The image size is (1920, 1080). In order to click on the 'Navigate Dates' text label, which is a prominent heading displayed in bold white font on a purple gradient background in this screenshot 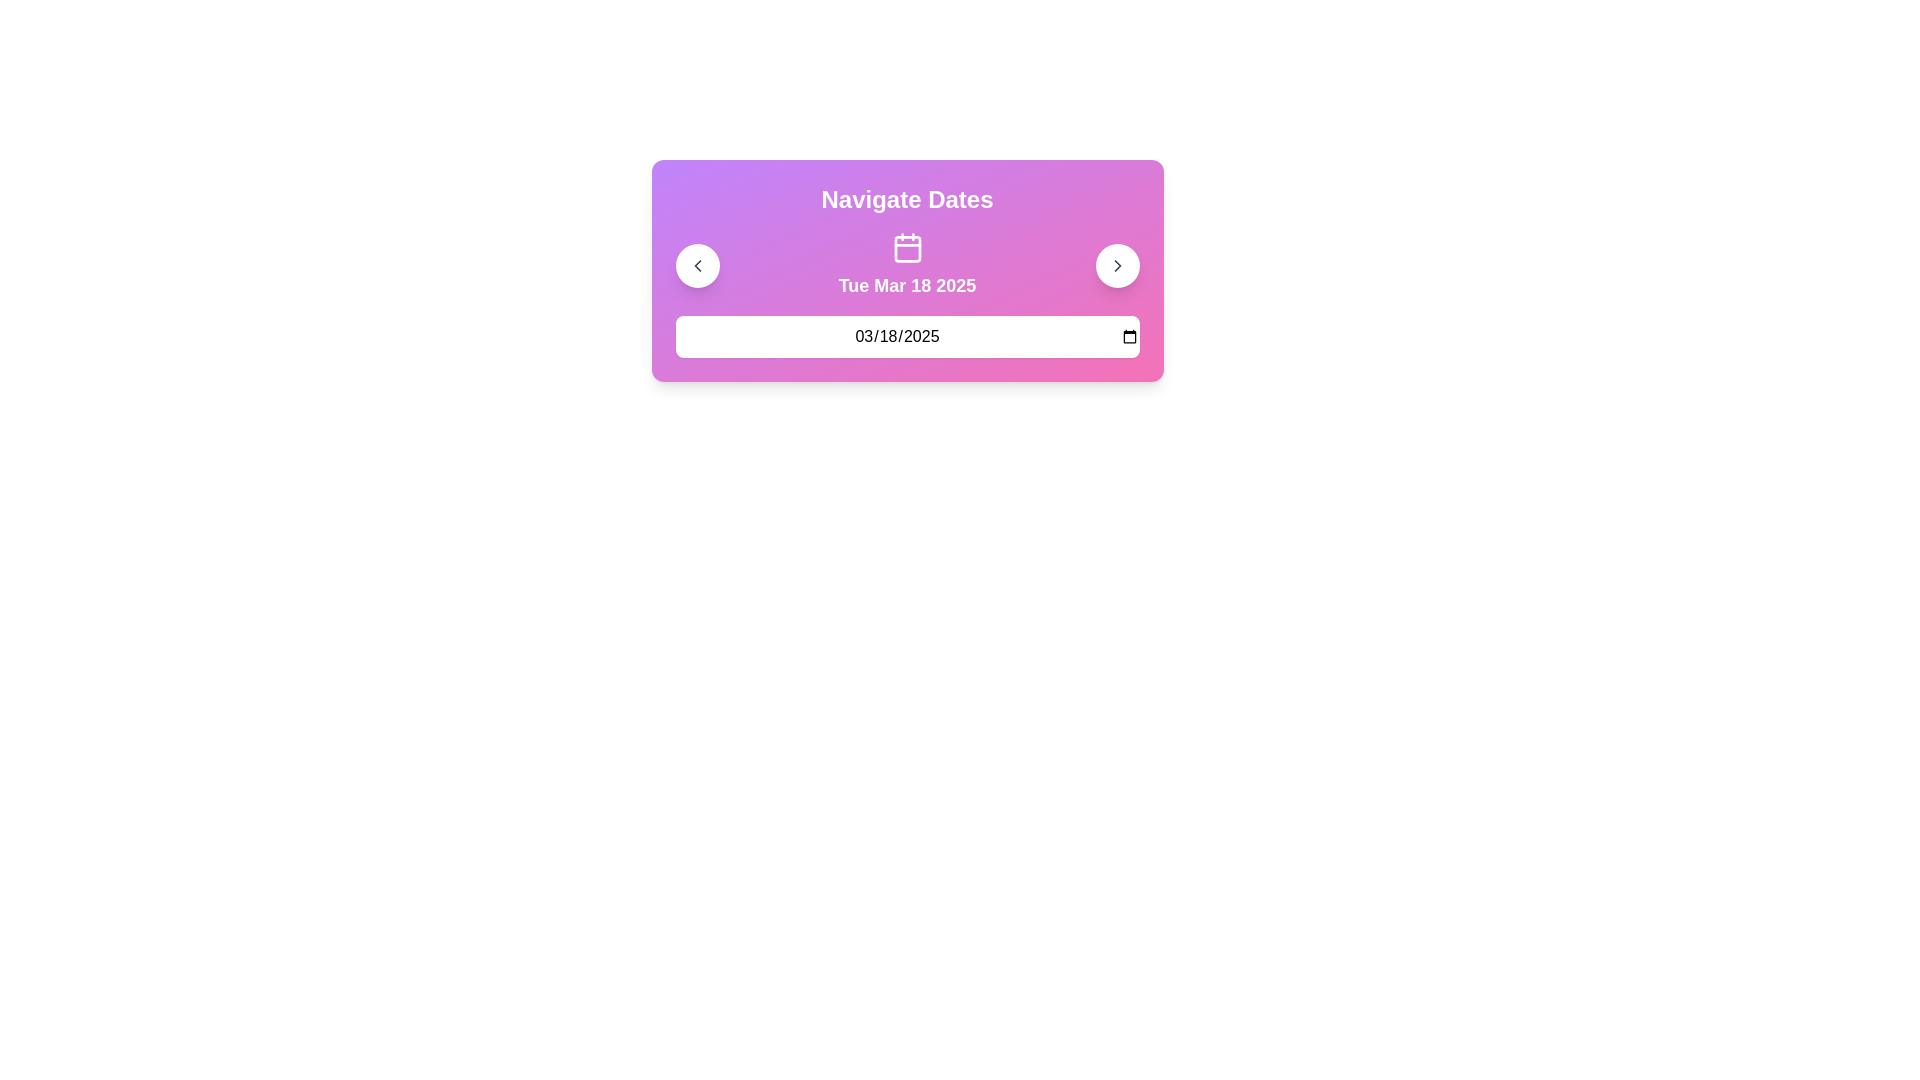, I will do `click(906, 200)`.